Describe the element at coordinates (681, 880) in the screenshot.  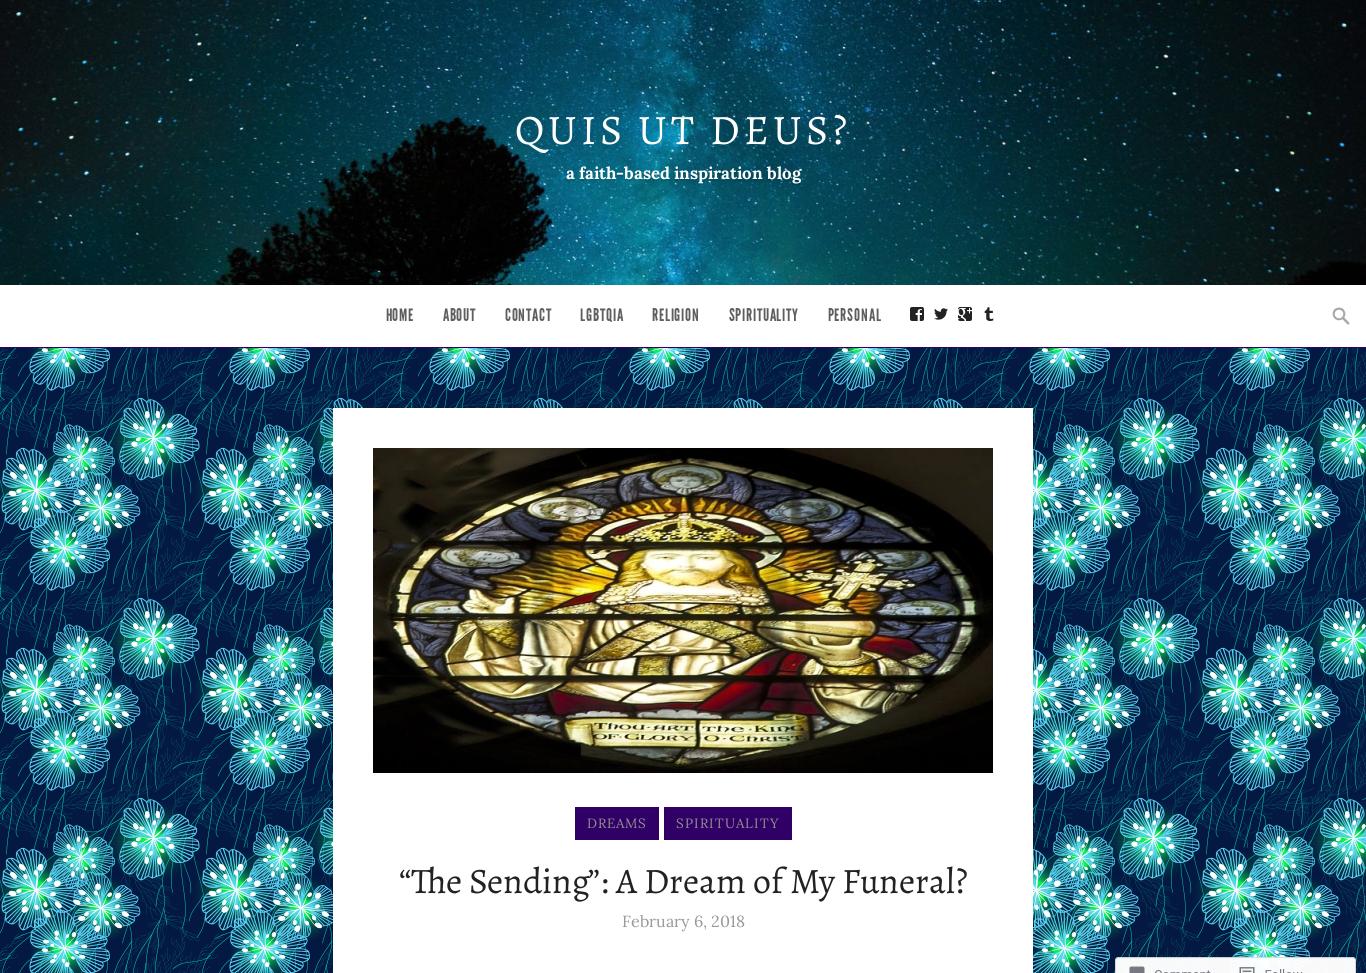
I see `'“The Sending”: A Dream of My Funeral?'` at that location.